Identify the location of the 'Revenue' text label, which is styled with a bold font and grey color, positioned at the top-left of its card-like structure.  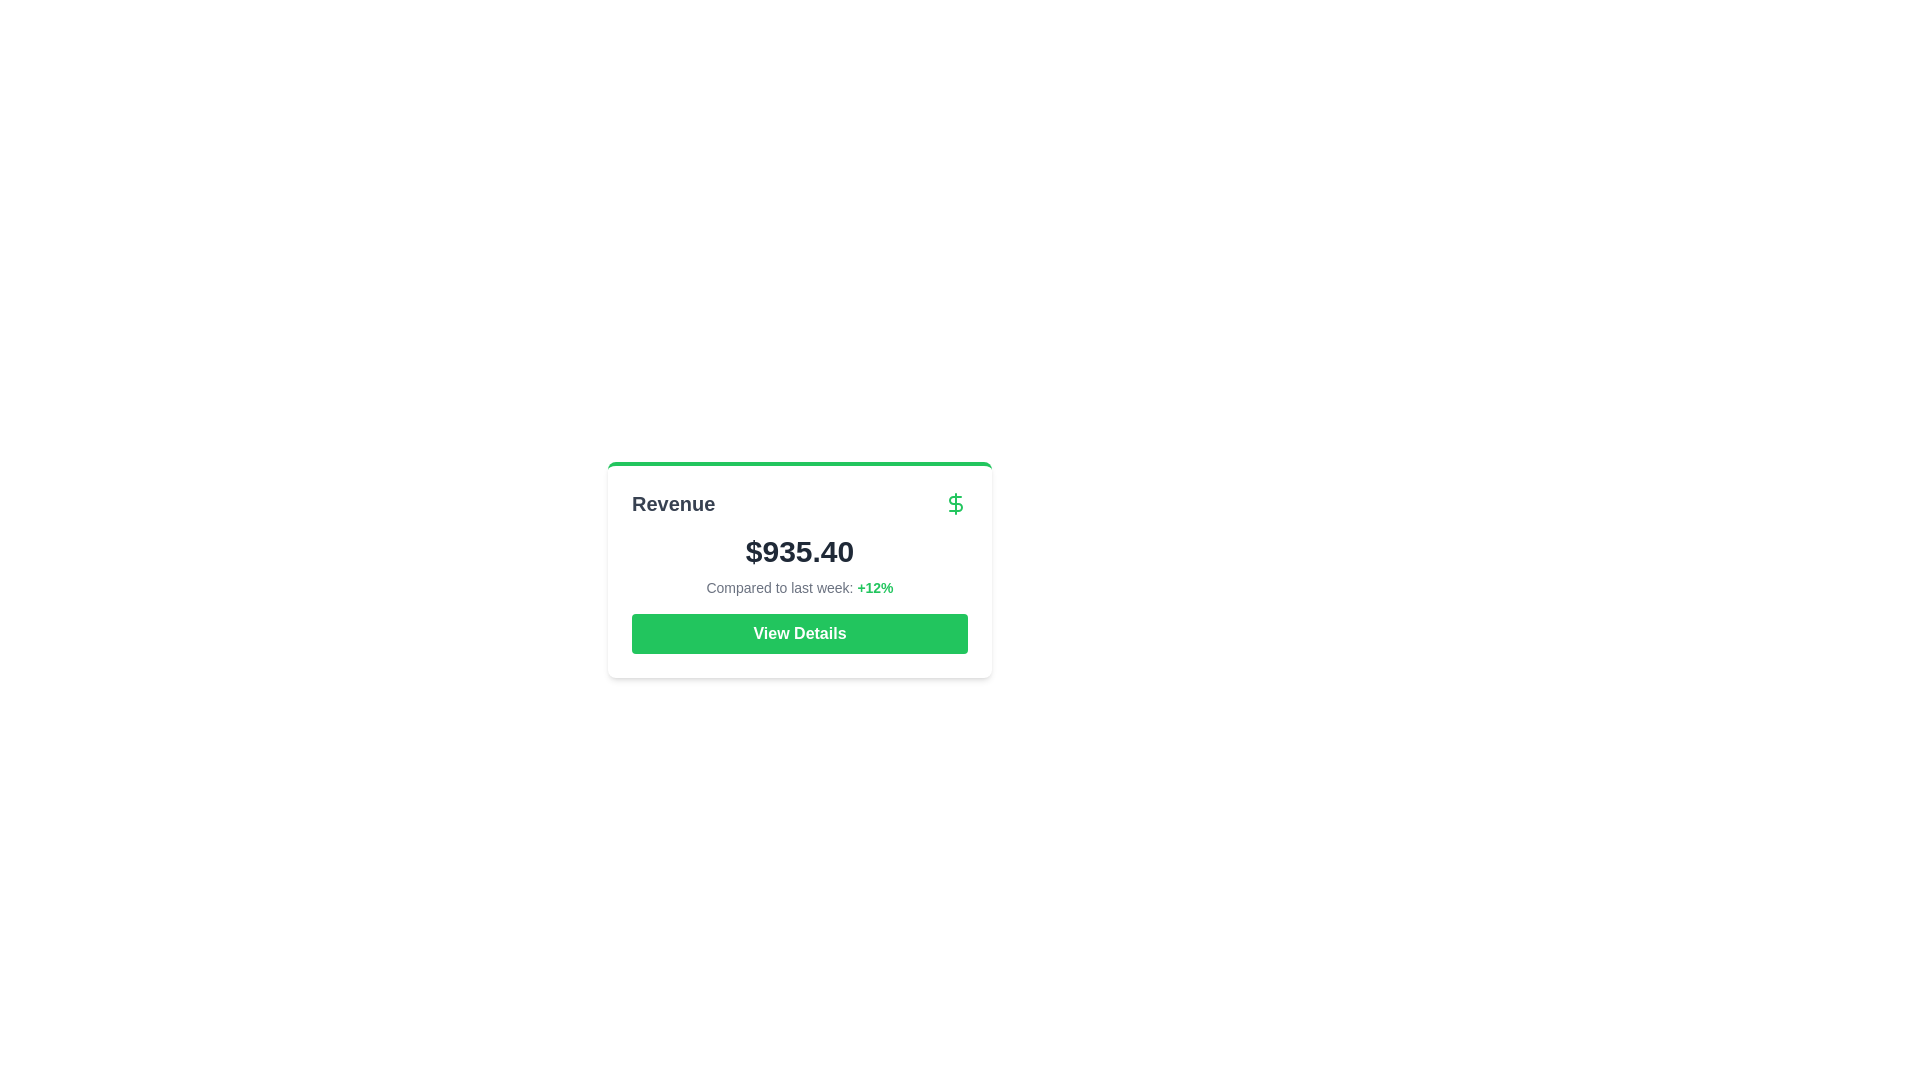
(673, 503).